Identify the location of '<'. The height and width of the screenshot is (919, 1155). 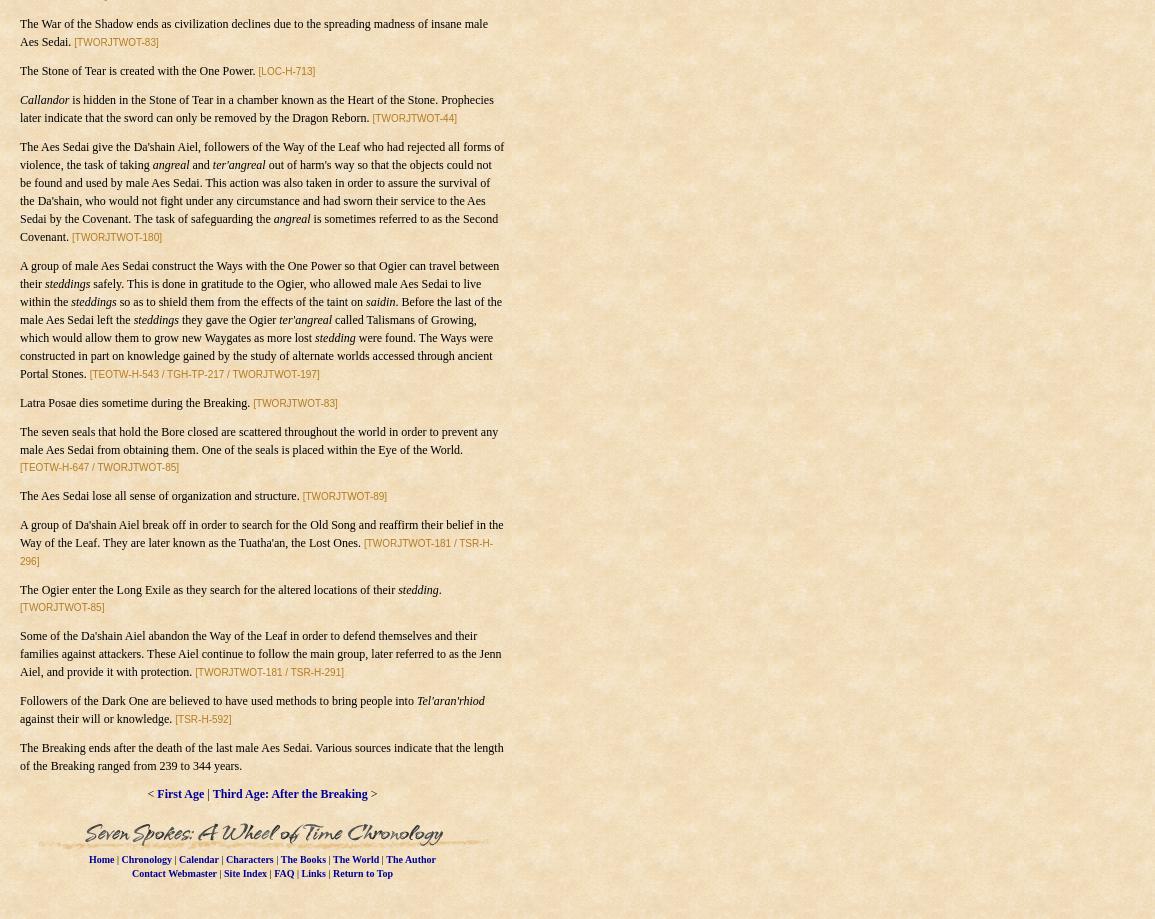
(151, 794).